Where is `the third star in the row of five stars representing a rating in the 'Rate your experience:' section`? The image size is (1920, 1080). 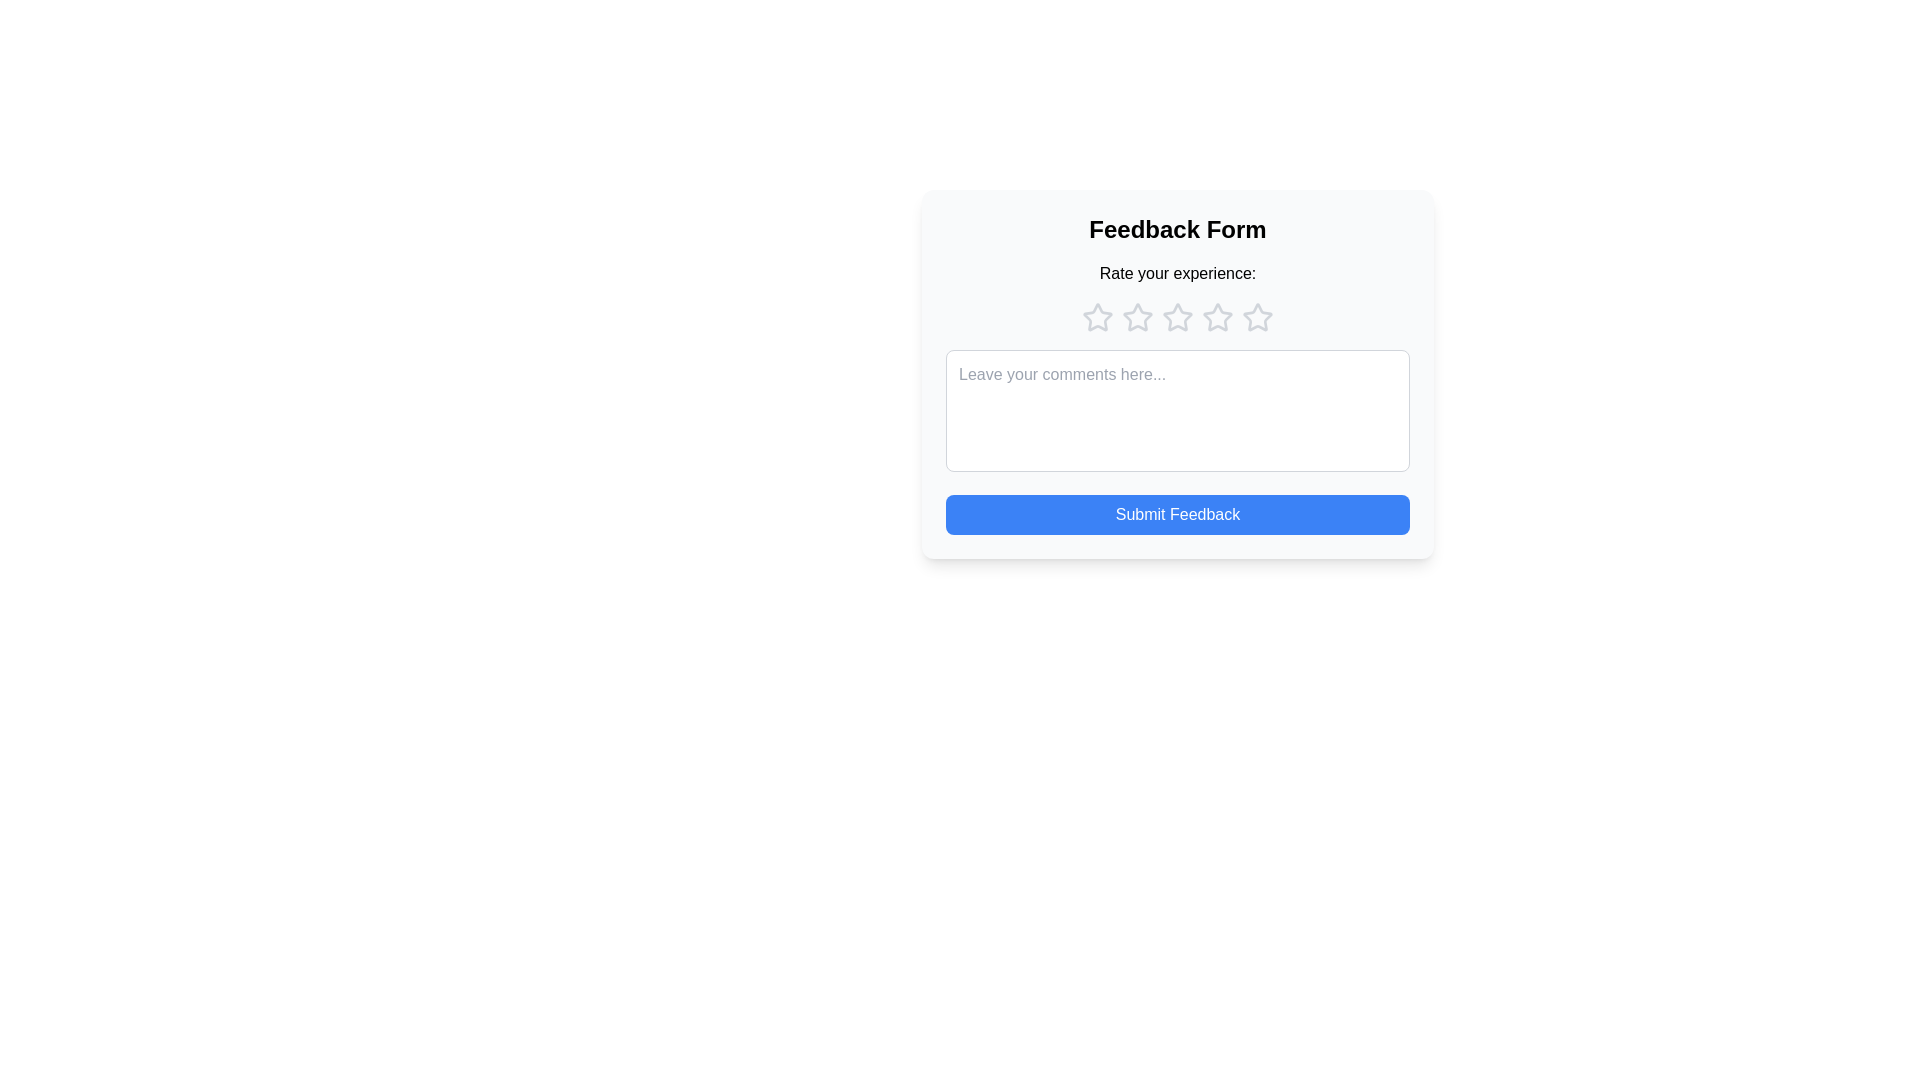
the third star in the row of five stars representing a rating in the 'Rate your experience:' section is located at coordinates (1217, 315).